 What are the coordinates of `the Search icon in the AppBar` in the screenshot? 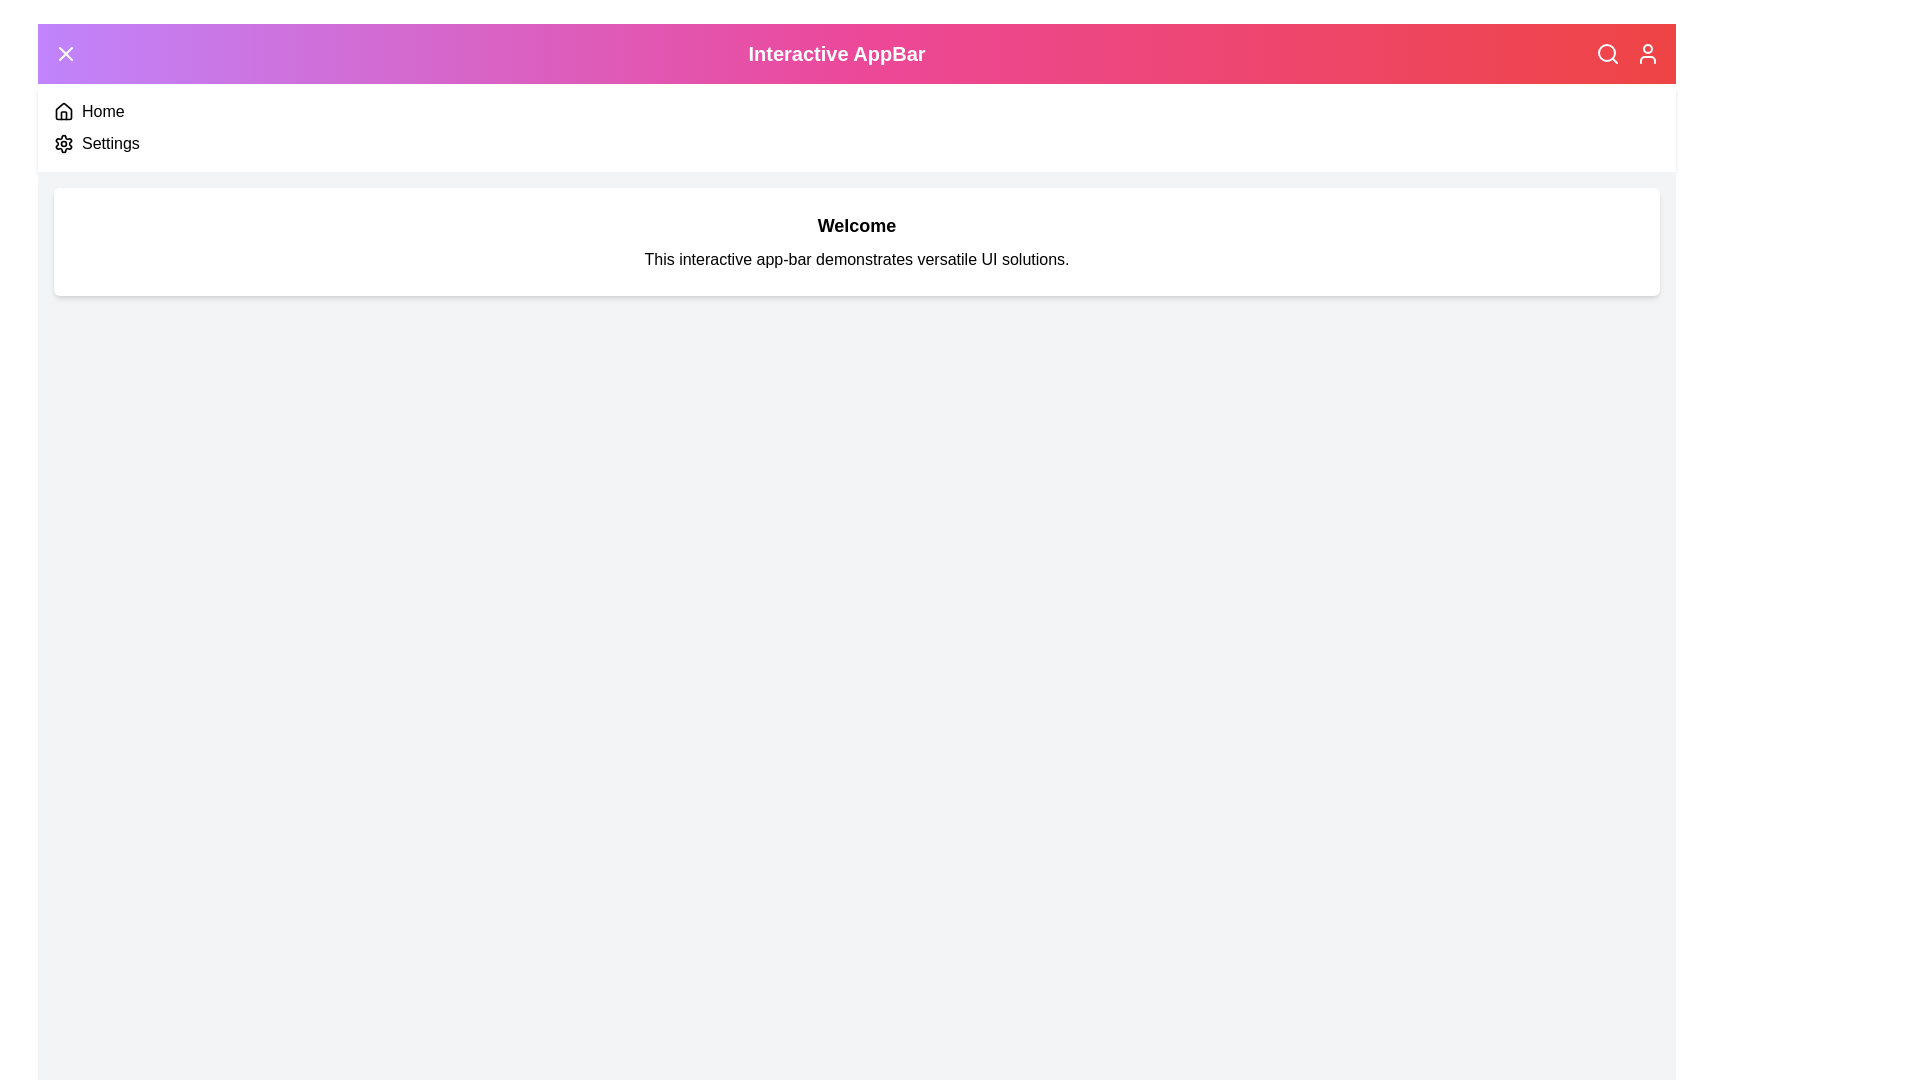 It's located at (1608, 53).